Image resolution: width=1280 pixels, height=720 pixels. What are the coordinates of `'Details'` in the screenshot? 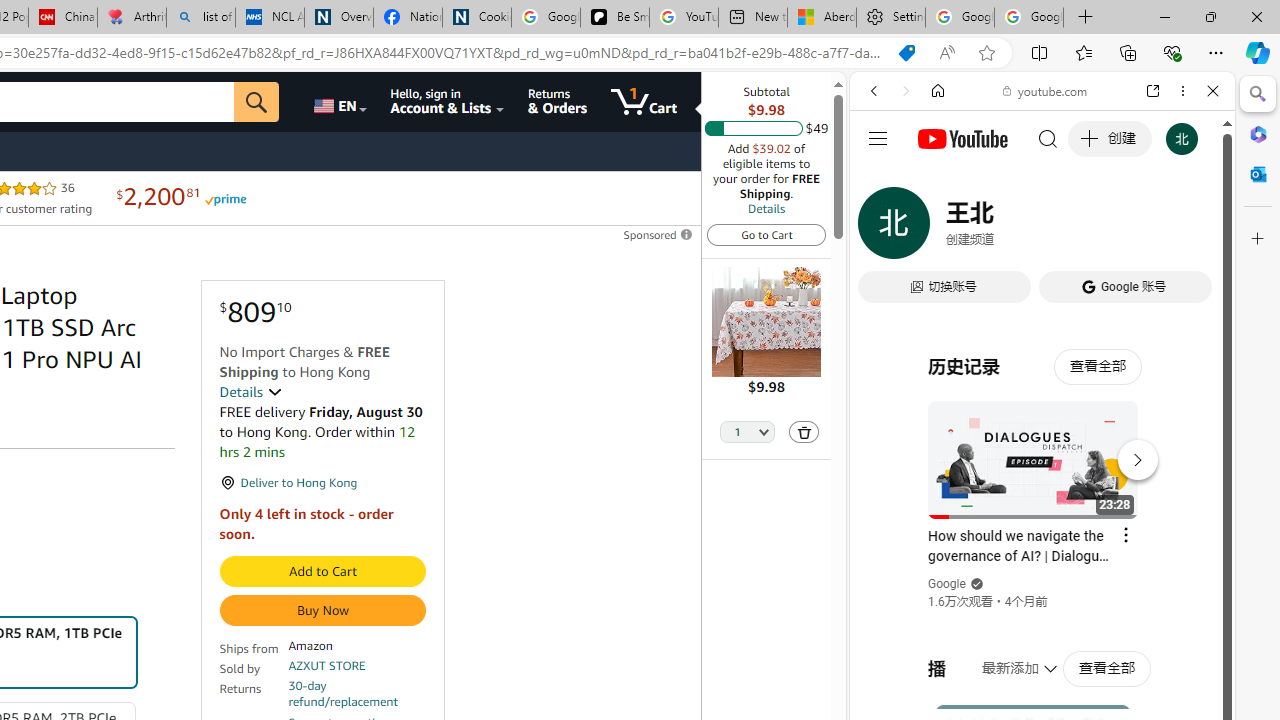 It's located at (765, 208).